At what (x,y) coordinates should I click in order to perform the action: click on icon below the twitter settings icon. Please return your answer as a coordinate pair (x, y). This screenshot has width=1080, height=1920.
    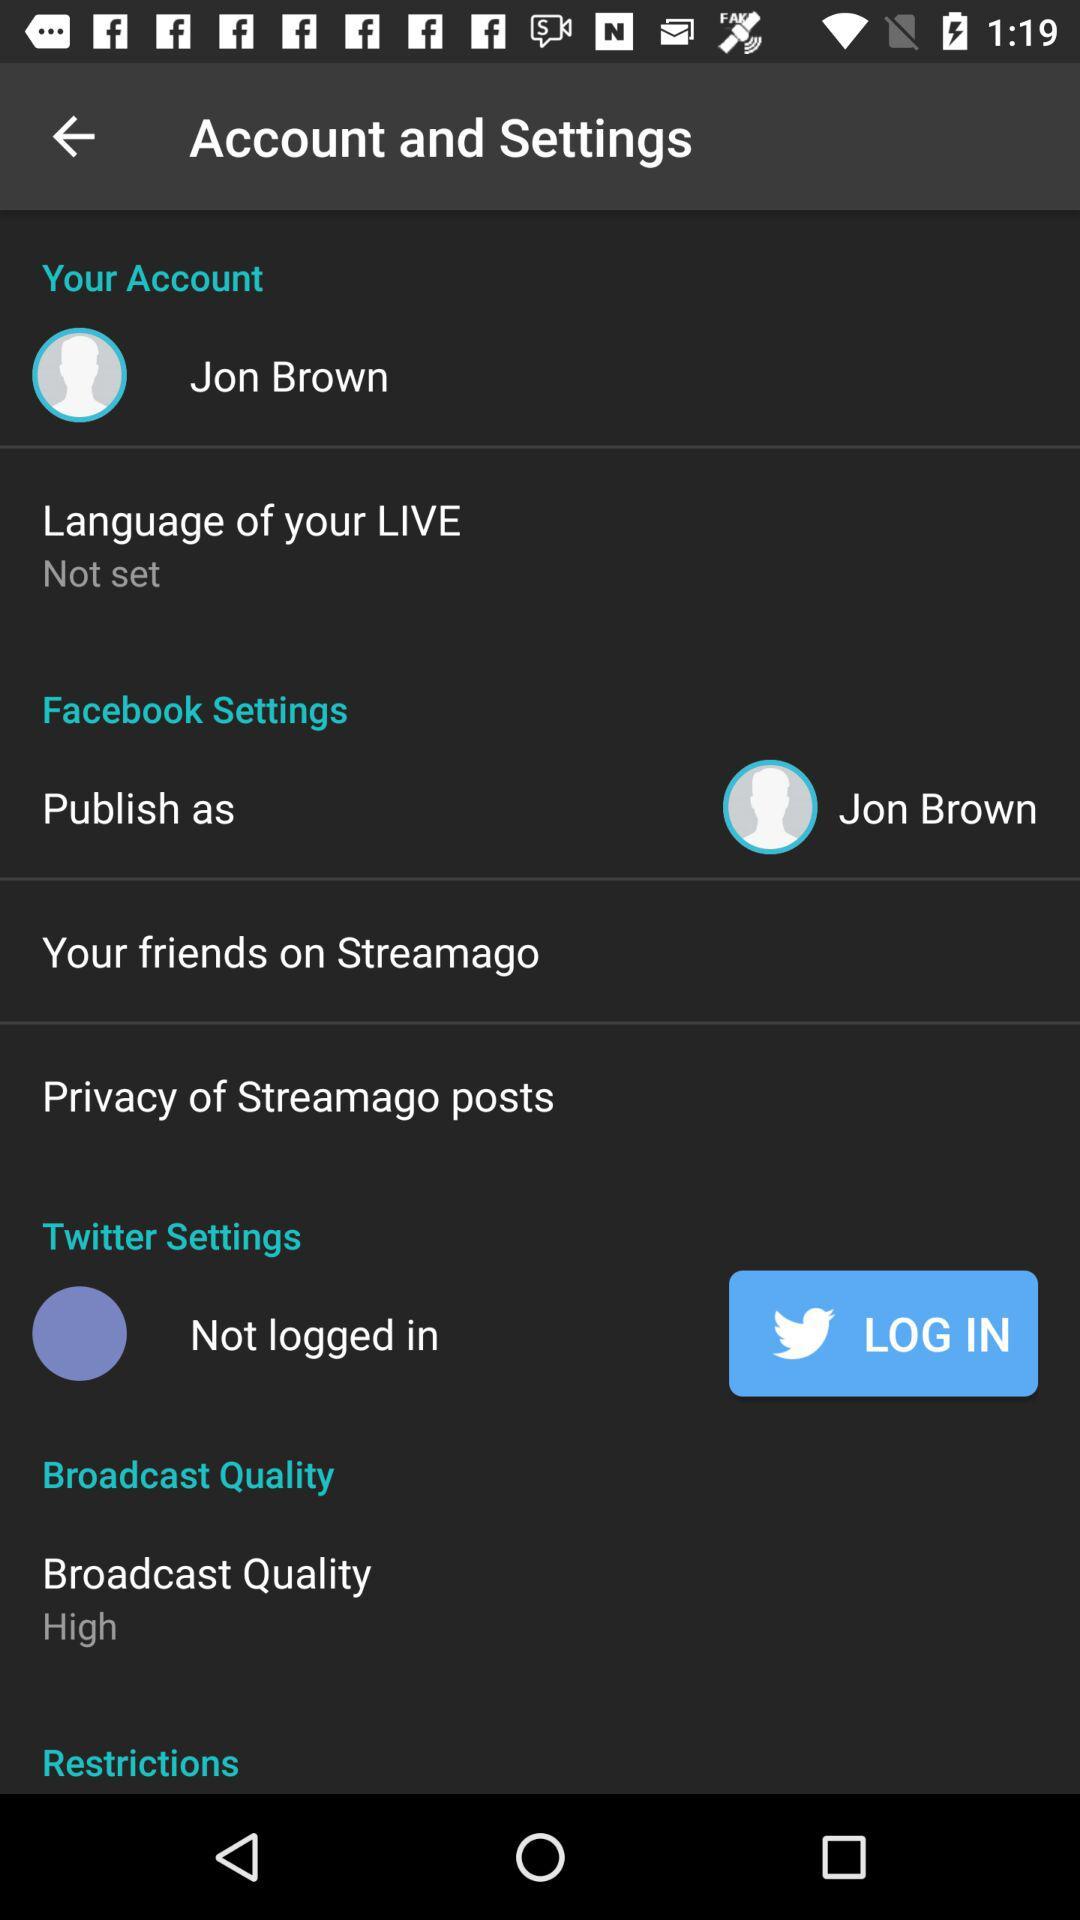
    Looking at the image, I should click on (882, 1333).